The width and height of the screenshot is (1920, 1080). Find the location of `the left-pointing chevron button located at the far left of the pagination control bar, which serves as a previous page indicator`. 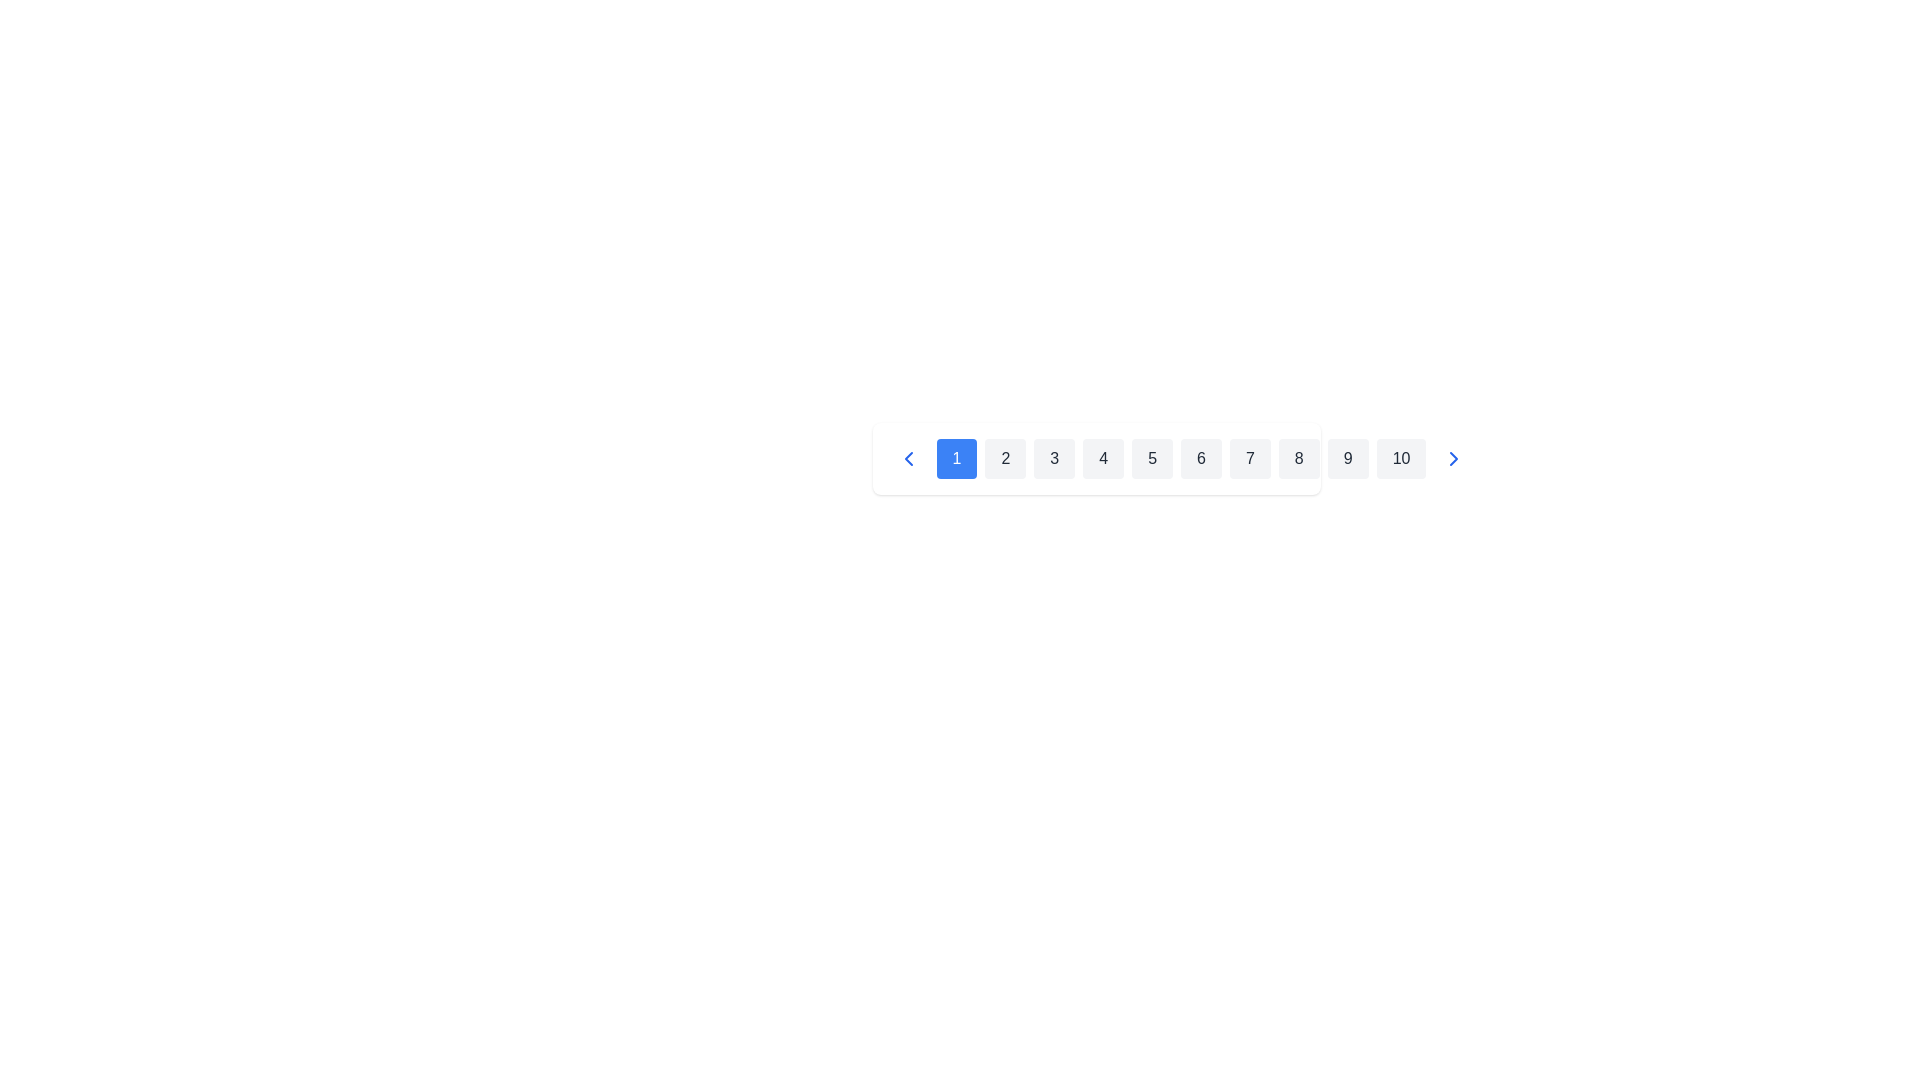

the left-pointing chevron button located at the far left of the pagination control bar, which serves as a previous page indicator is located at coordinates (907, 459).